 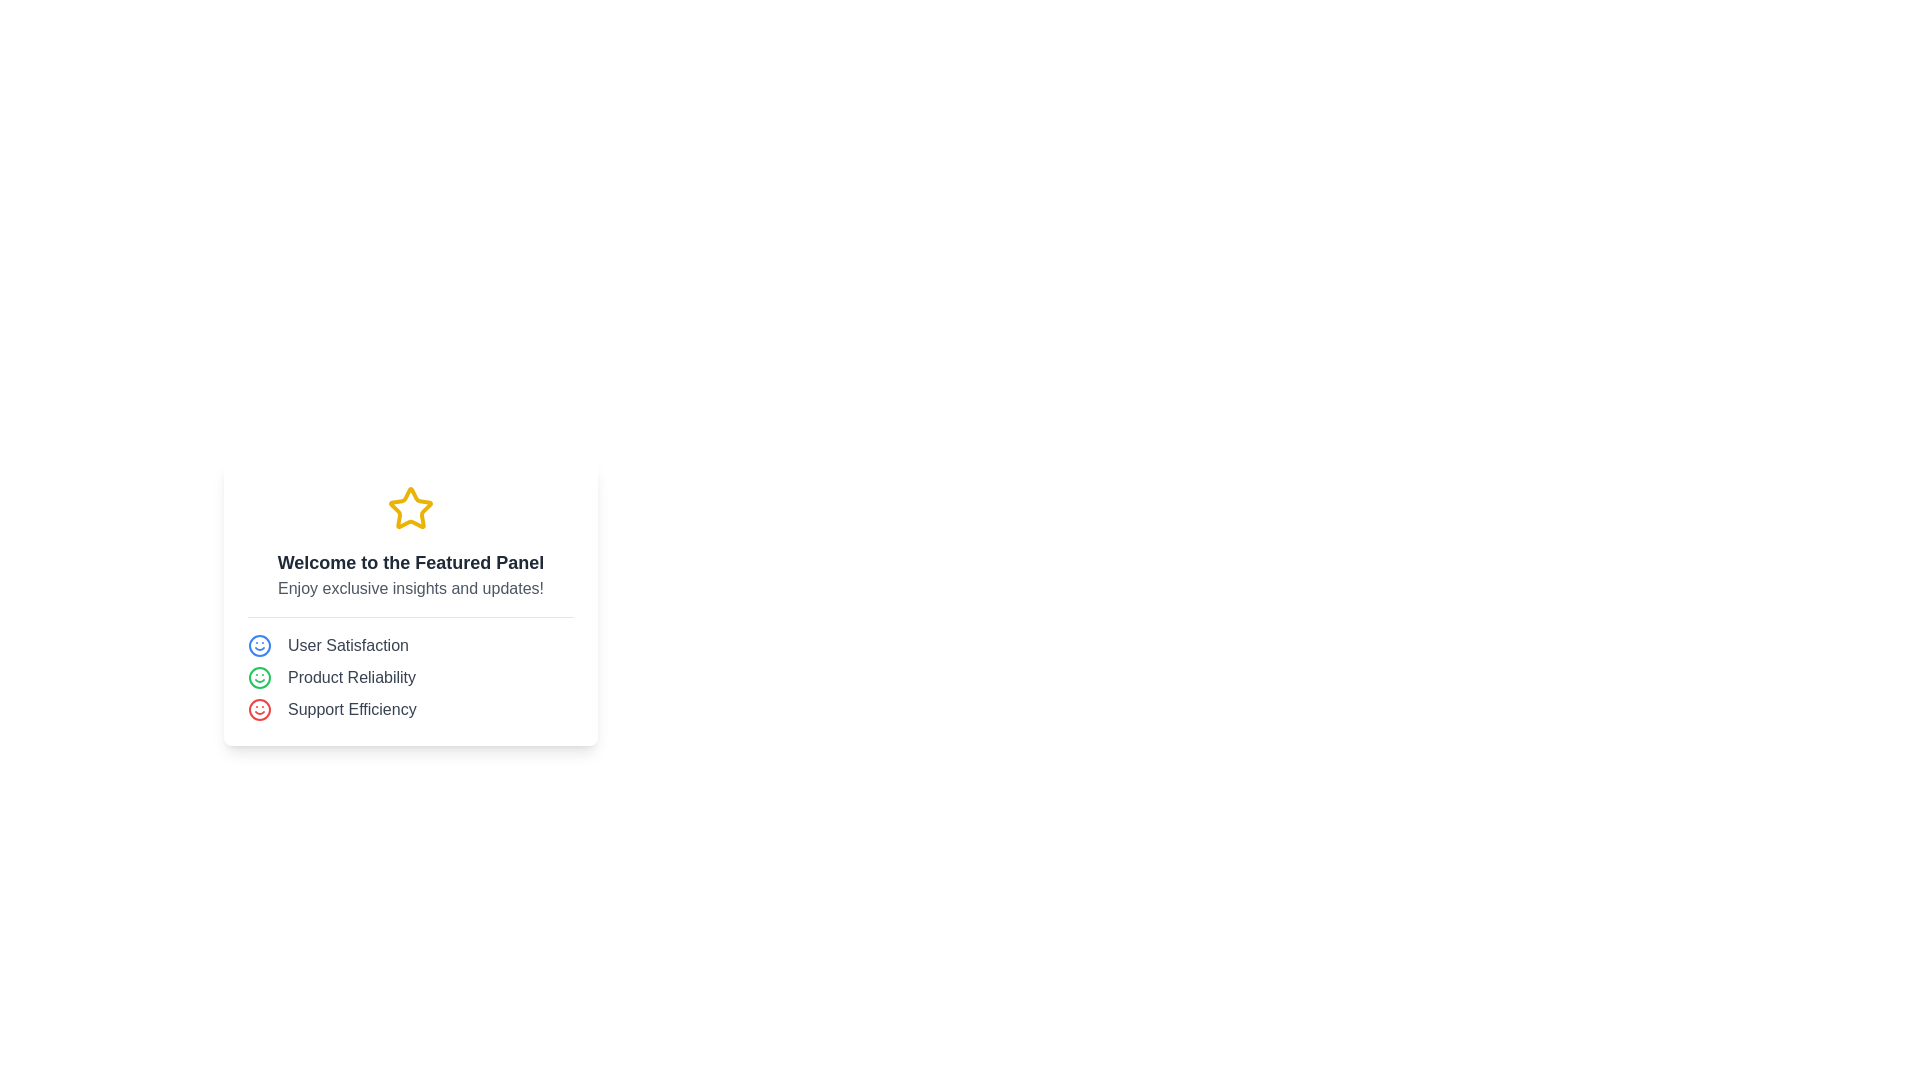 I want to click on the star icon located at the top-center of the card containing the heading 'Welcome to the Featured Panel' and the subheading 'Enjoy exclusive insights and updates!', so click(x=410, y=507).